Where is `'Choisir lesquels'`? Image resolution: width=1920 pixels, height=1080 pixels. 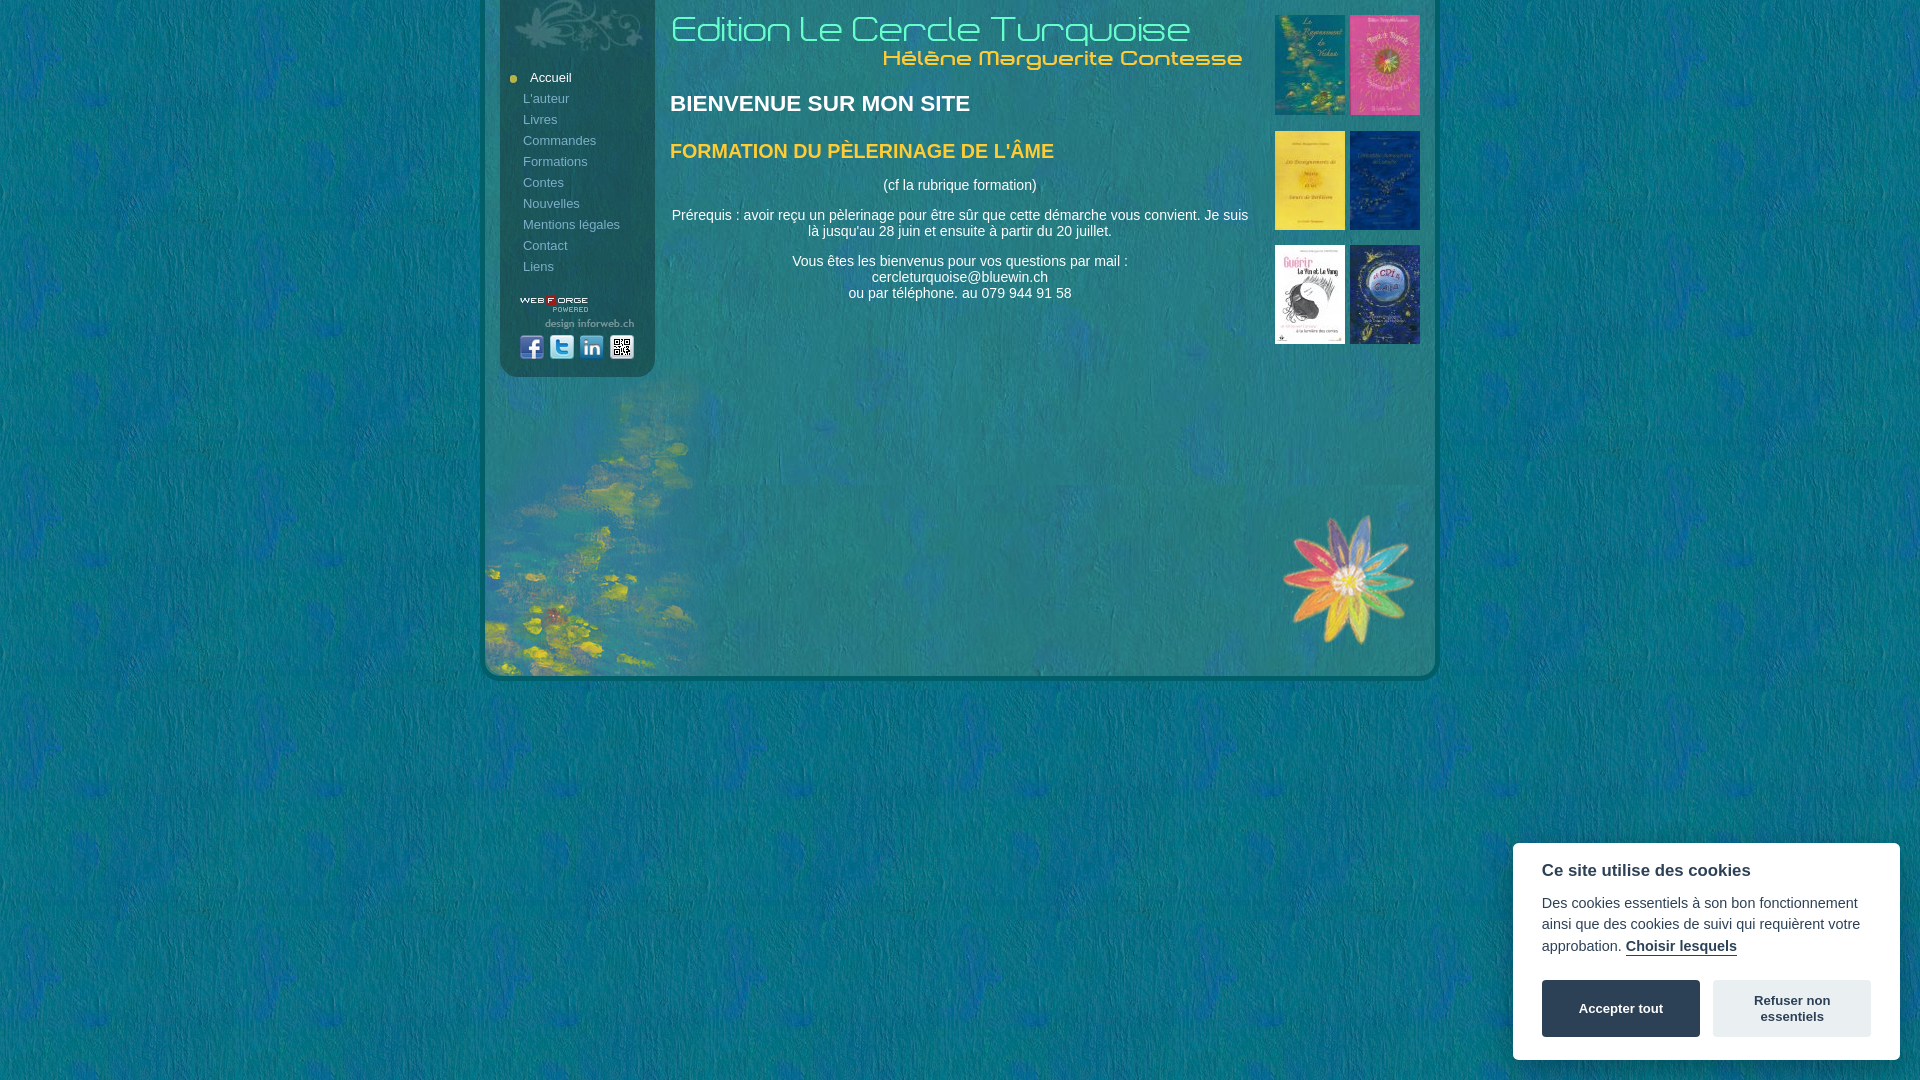
'Choisir lesquels' is located at coordinates (1680, 946).